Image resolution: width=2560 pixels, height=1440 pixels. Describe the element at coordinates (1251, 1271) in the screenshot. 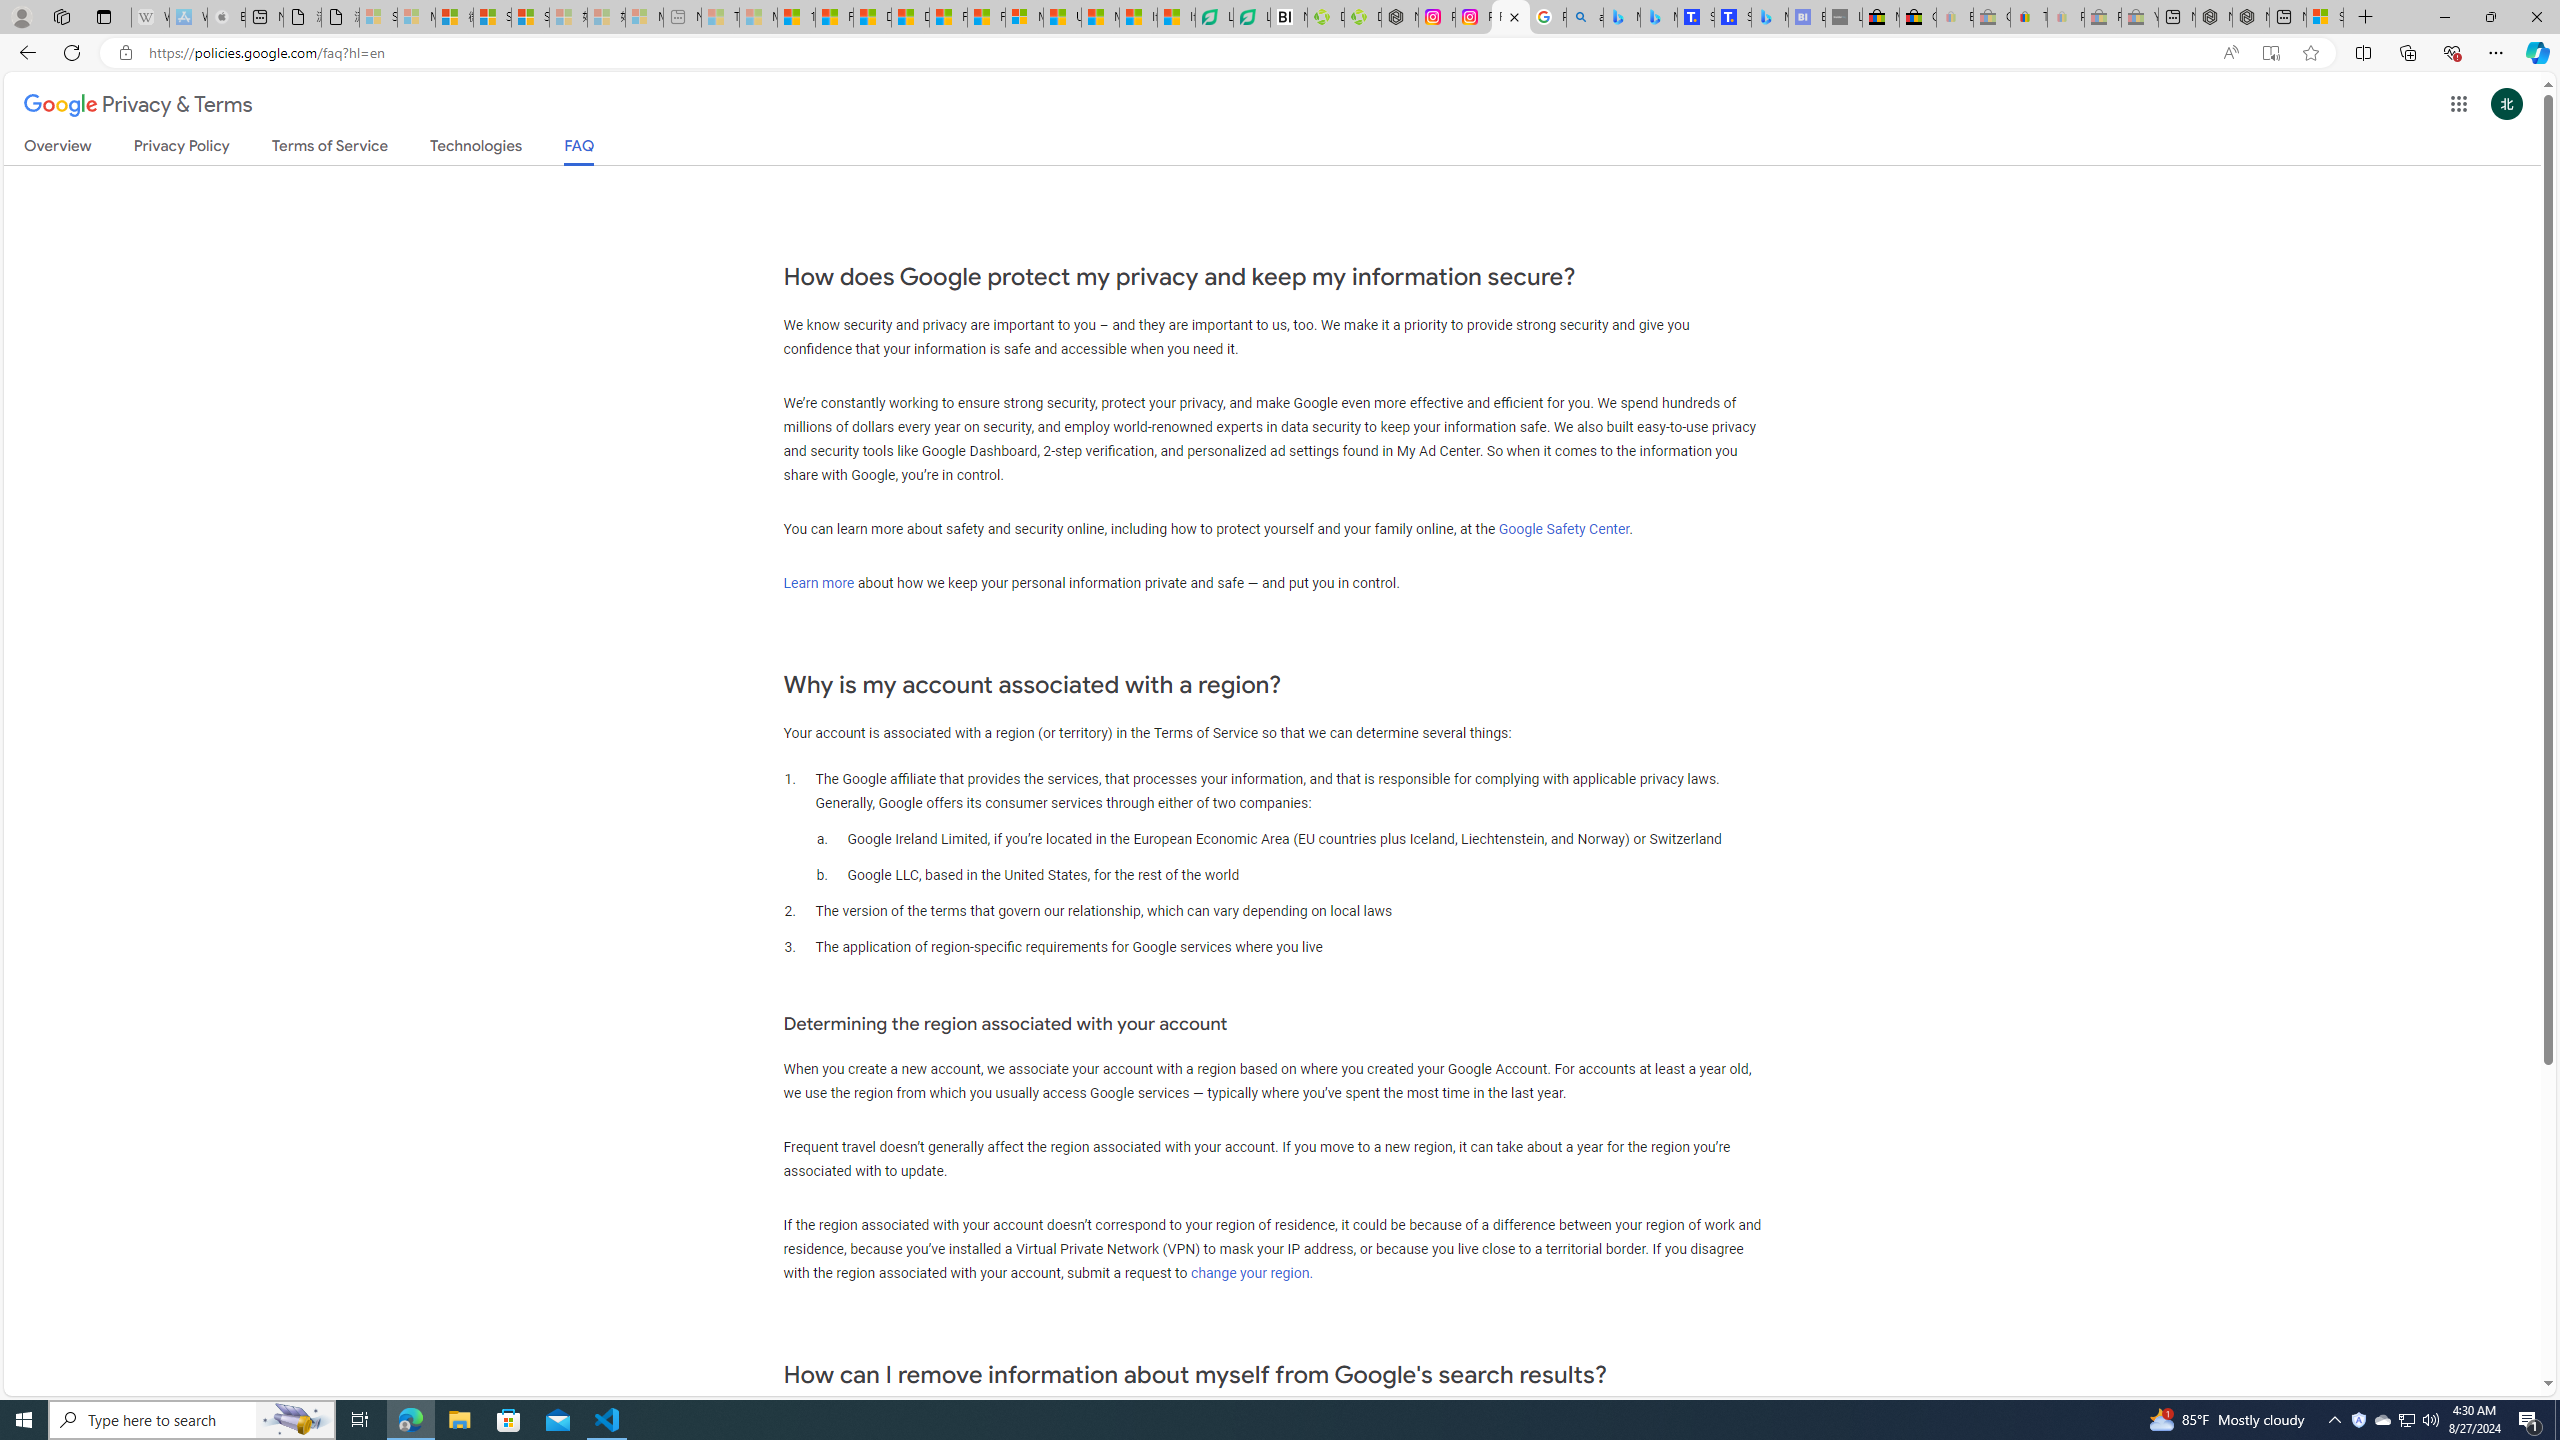

I see `'change your region.'` at that location.